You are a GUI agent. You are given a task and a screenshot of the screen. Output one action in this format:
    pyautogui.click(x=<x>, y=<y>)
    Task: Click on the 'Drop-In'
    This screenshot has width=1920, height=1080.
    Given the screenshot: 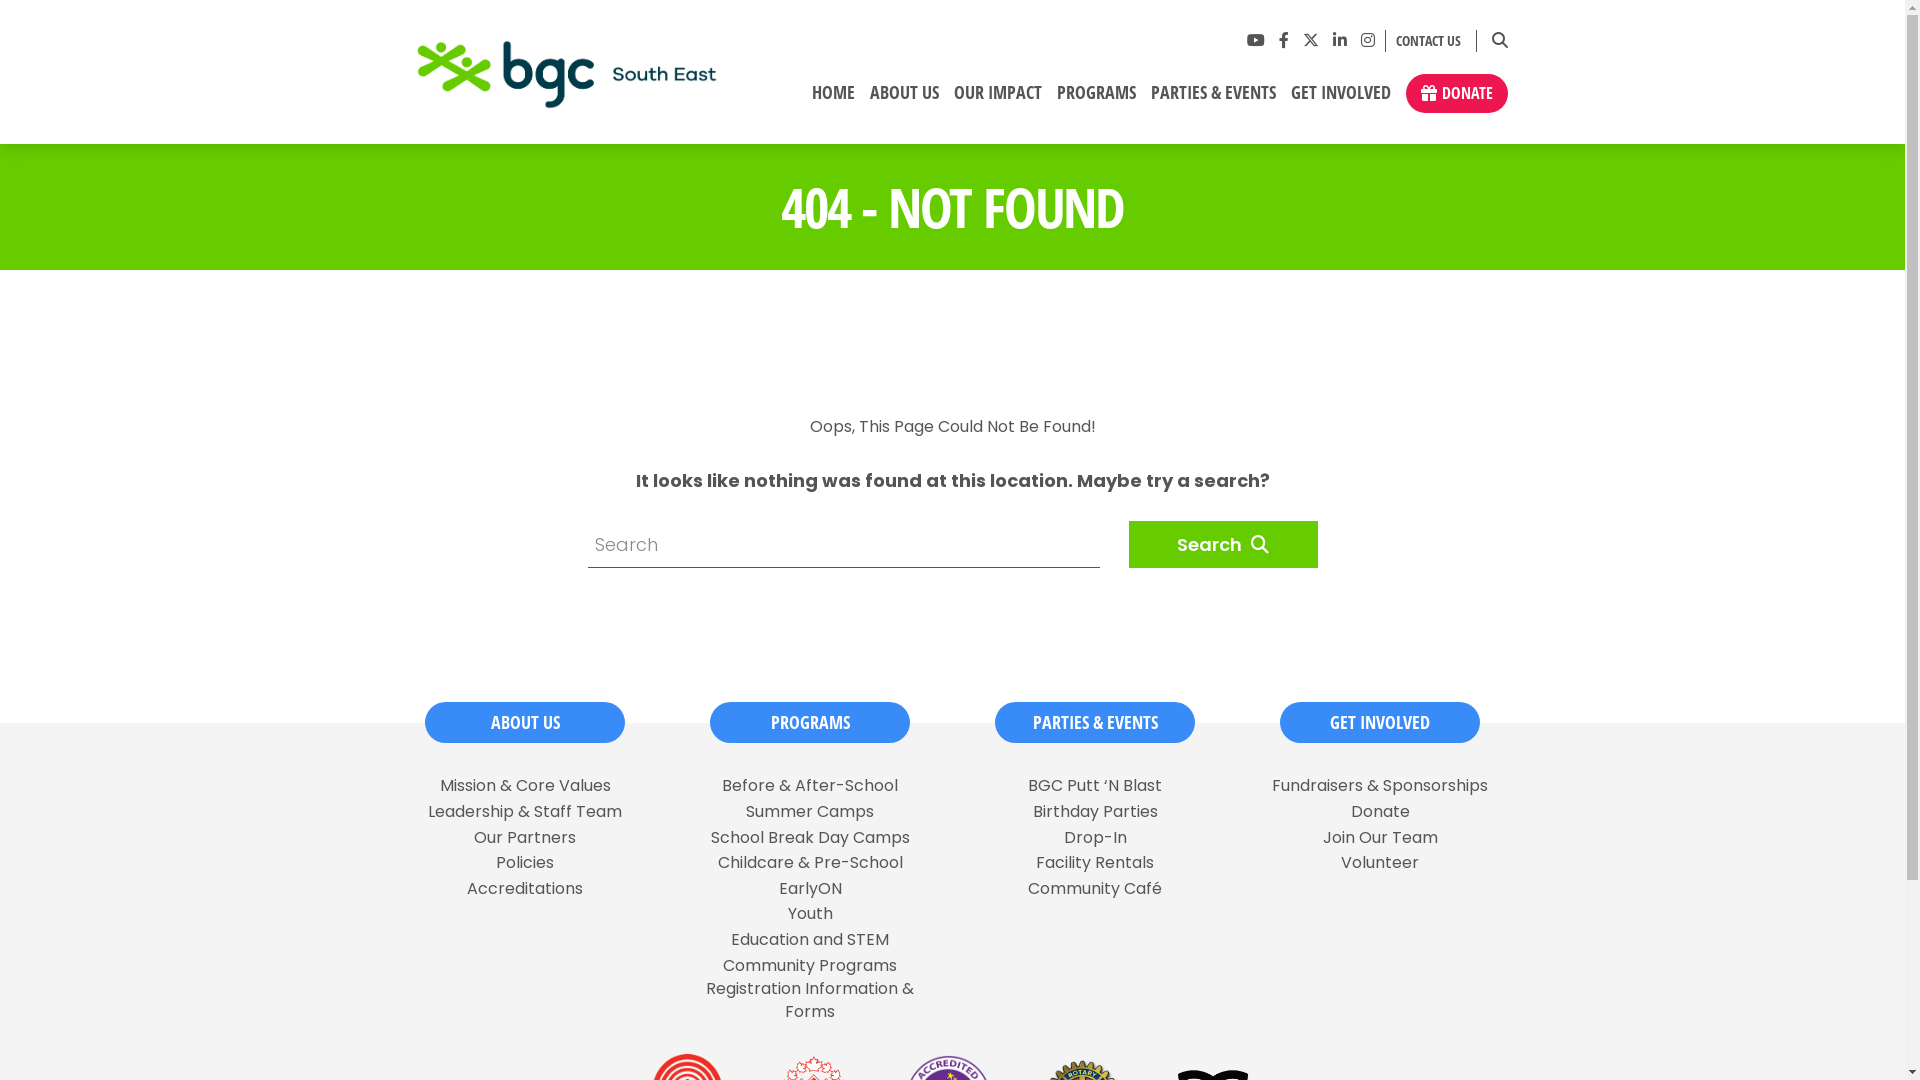 What is the action you would take?
    pyautogui.click(x=1094, y=837)
    